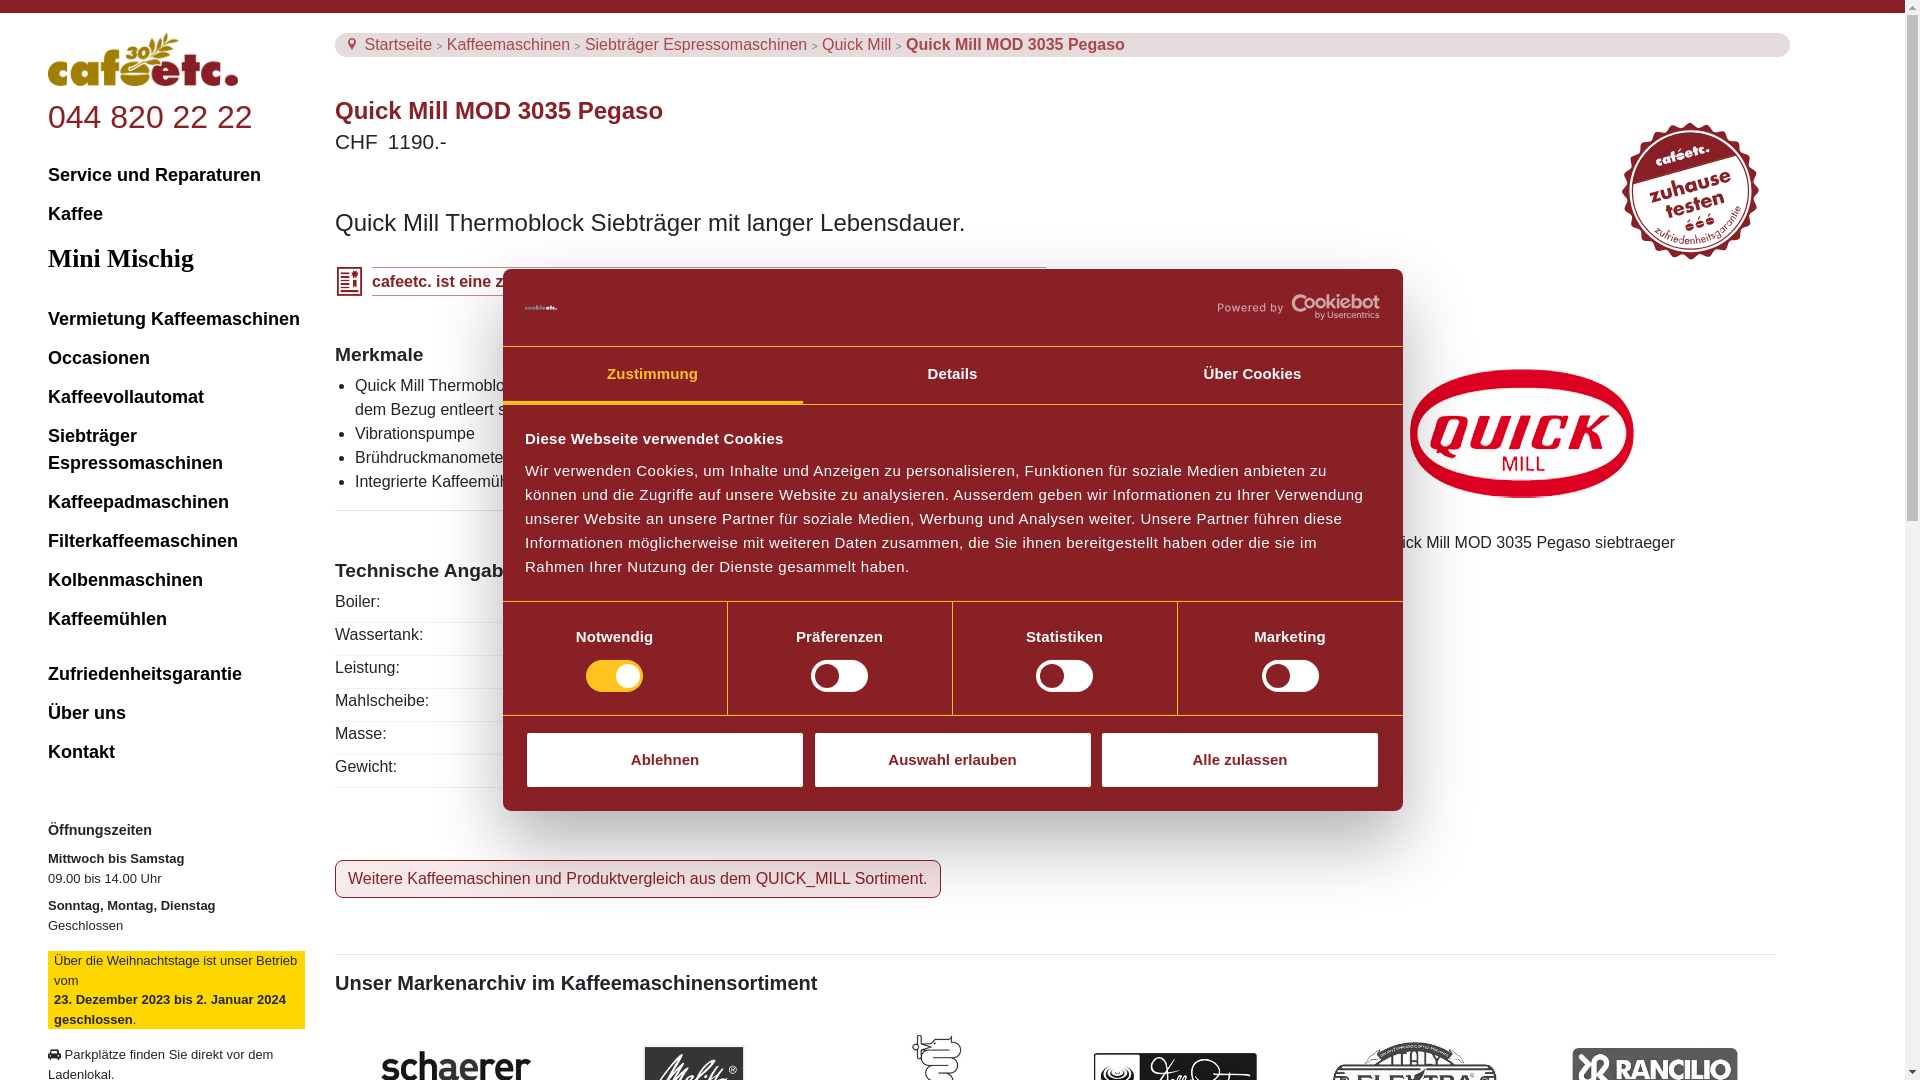  What do you see at coordinates (176, 214) in the screenshot?
I see `'Kaffee'` at bounding box center [176, 214].